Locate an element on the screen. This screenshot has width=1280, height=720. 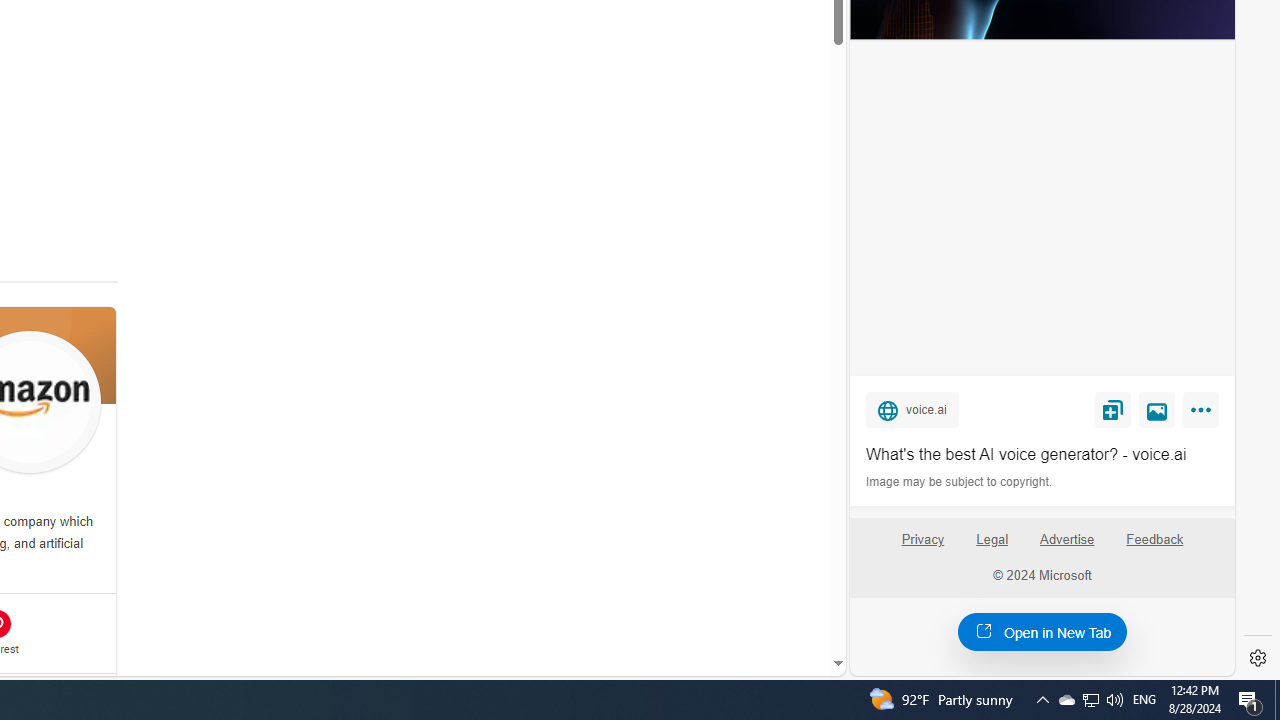
'voice.ai' is located at coordinates (911, 408).